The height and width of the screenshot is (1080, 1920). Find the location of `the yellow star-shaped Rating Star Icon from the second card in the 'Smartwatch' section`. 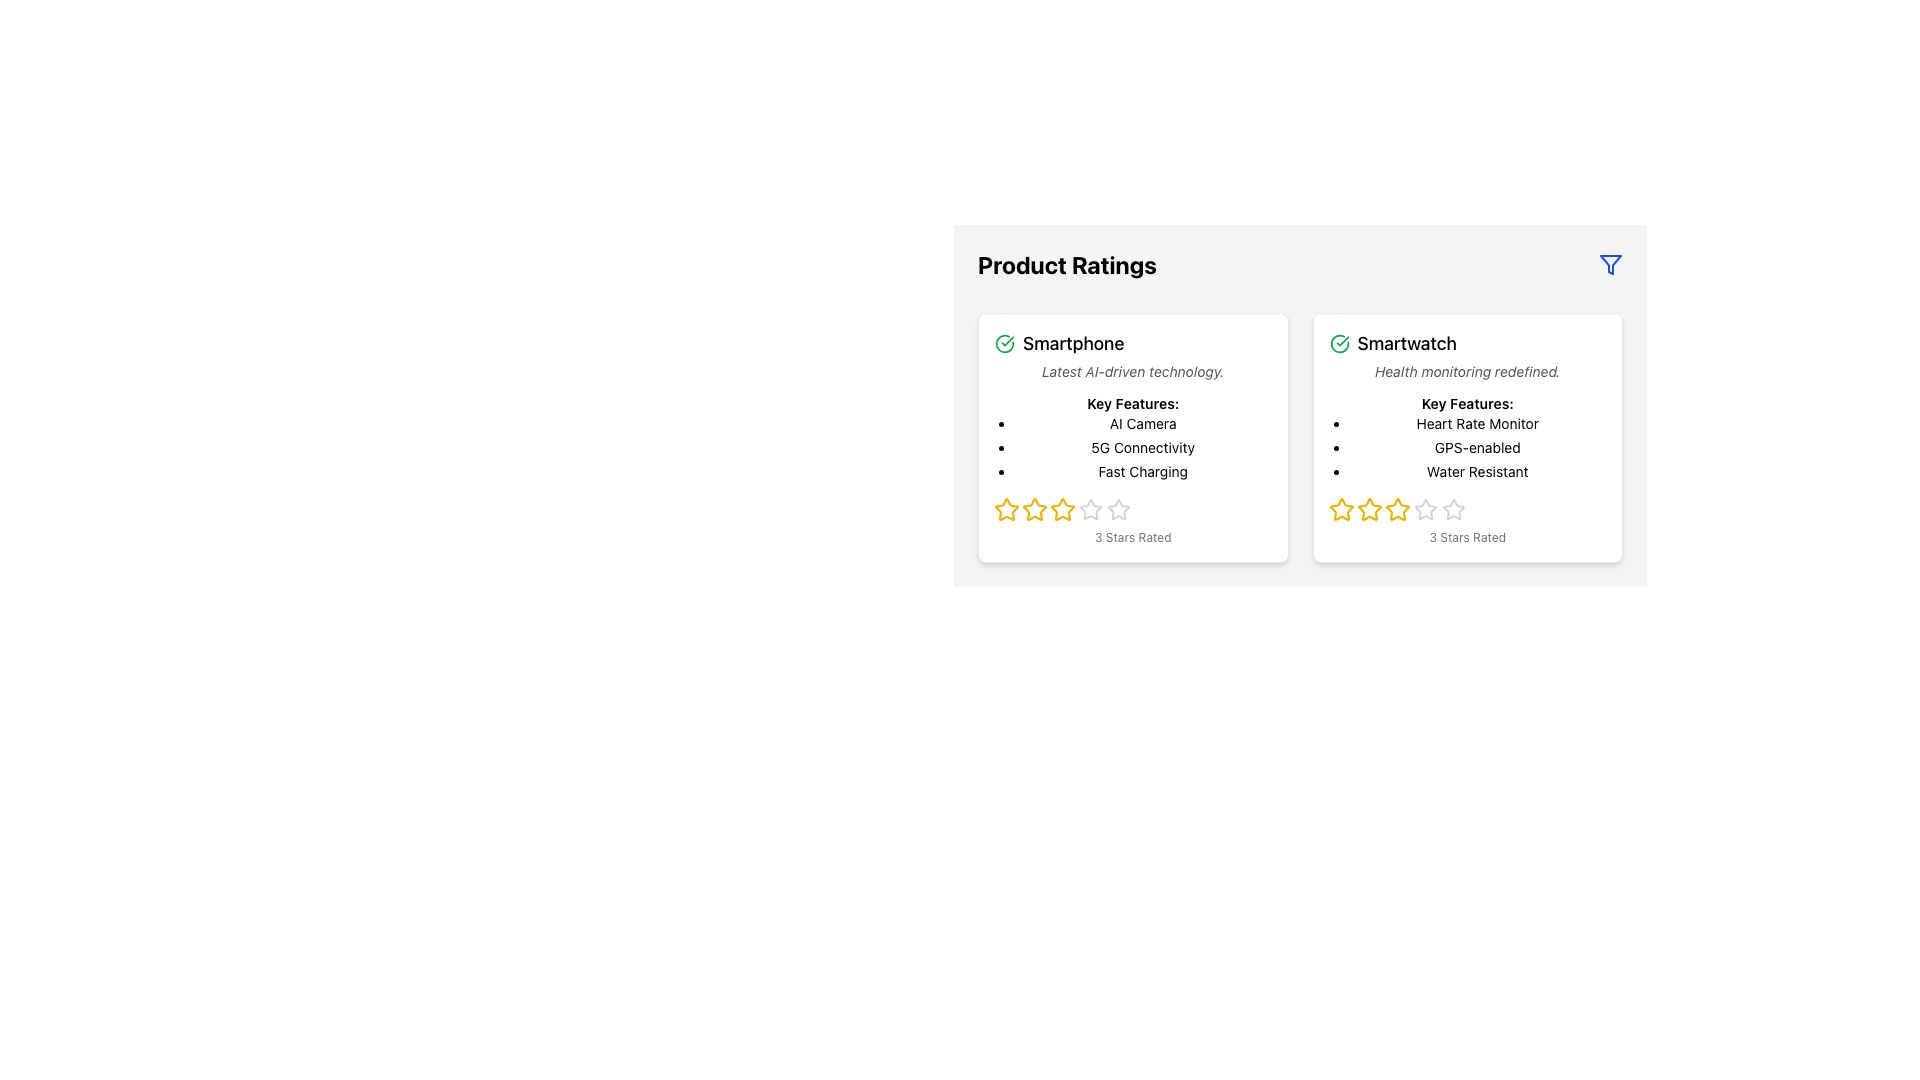

the yellow star-shaped Rating Star Icon from the second card in the 'Smartwatch' section is located at coordinates (1341, 508).